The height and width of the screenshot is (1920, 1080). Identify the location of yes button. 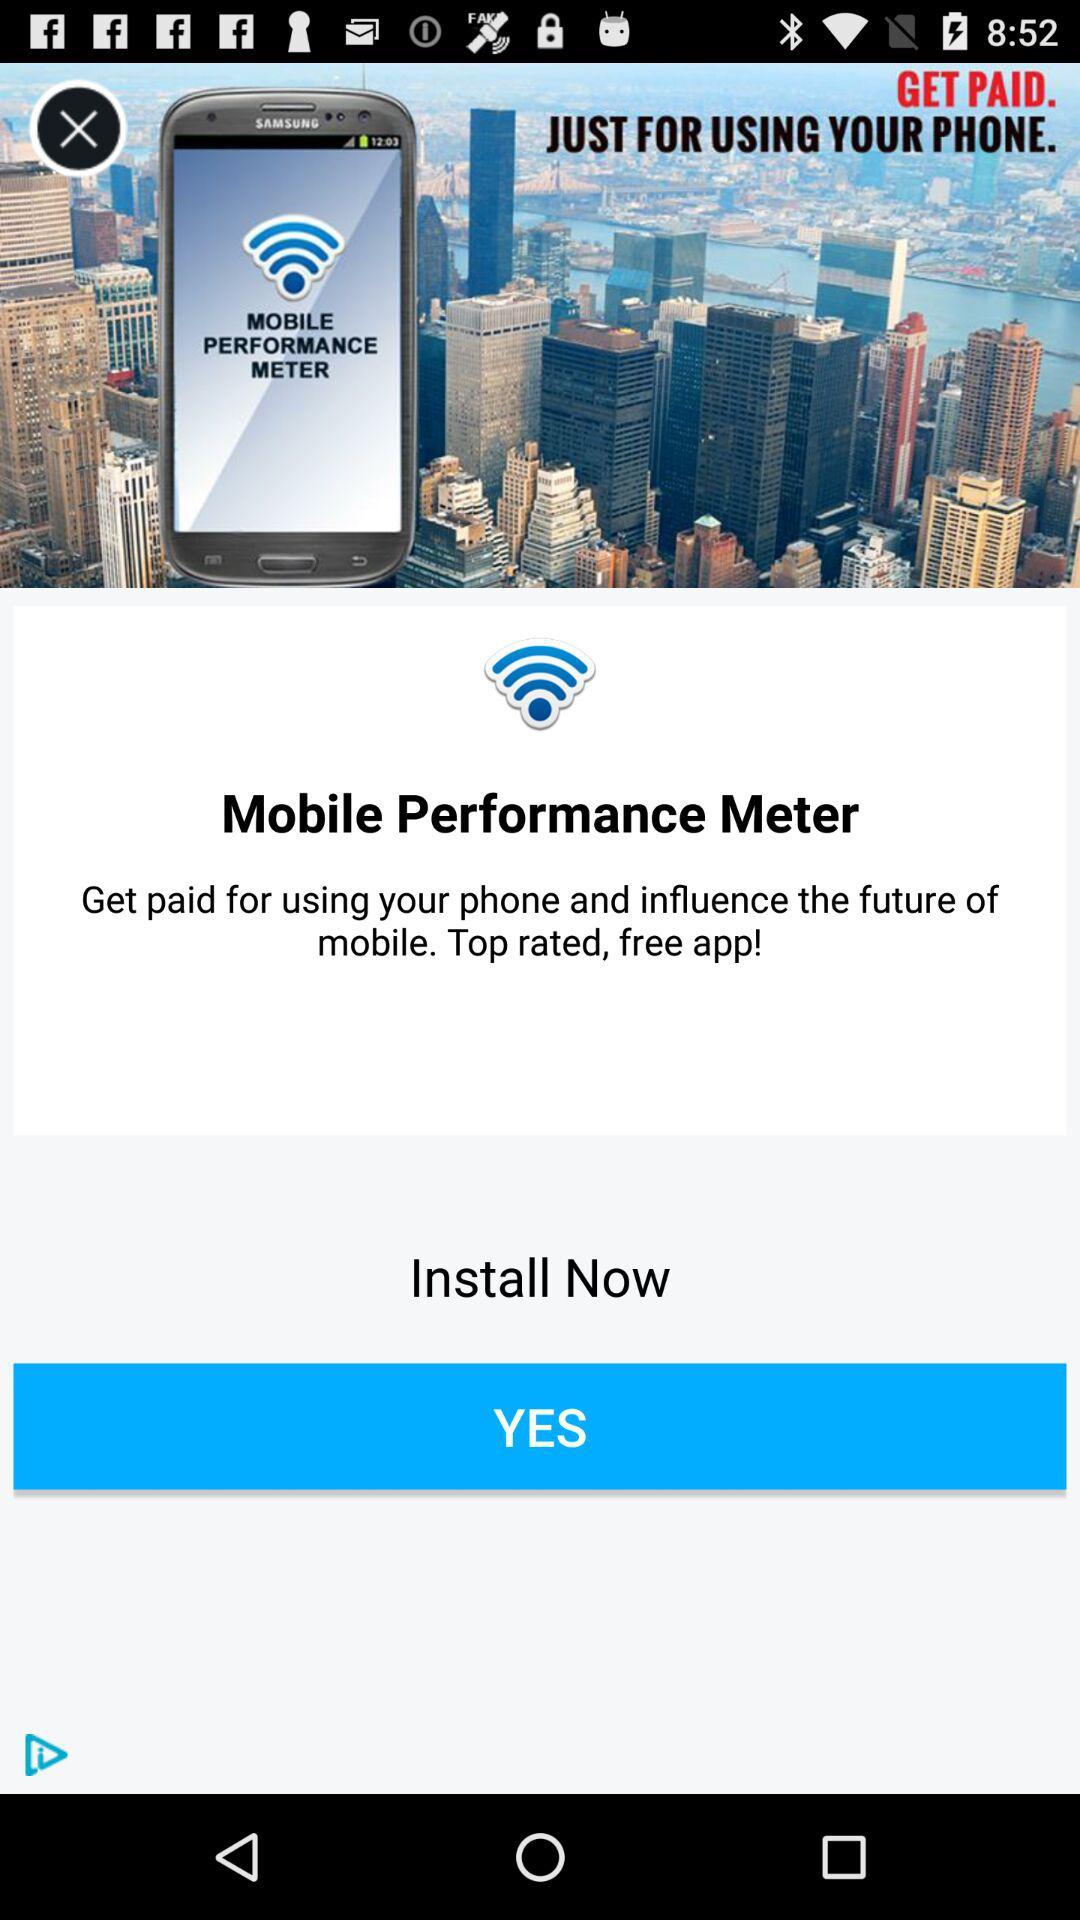
(540, 1425).